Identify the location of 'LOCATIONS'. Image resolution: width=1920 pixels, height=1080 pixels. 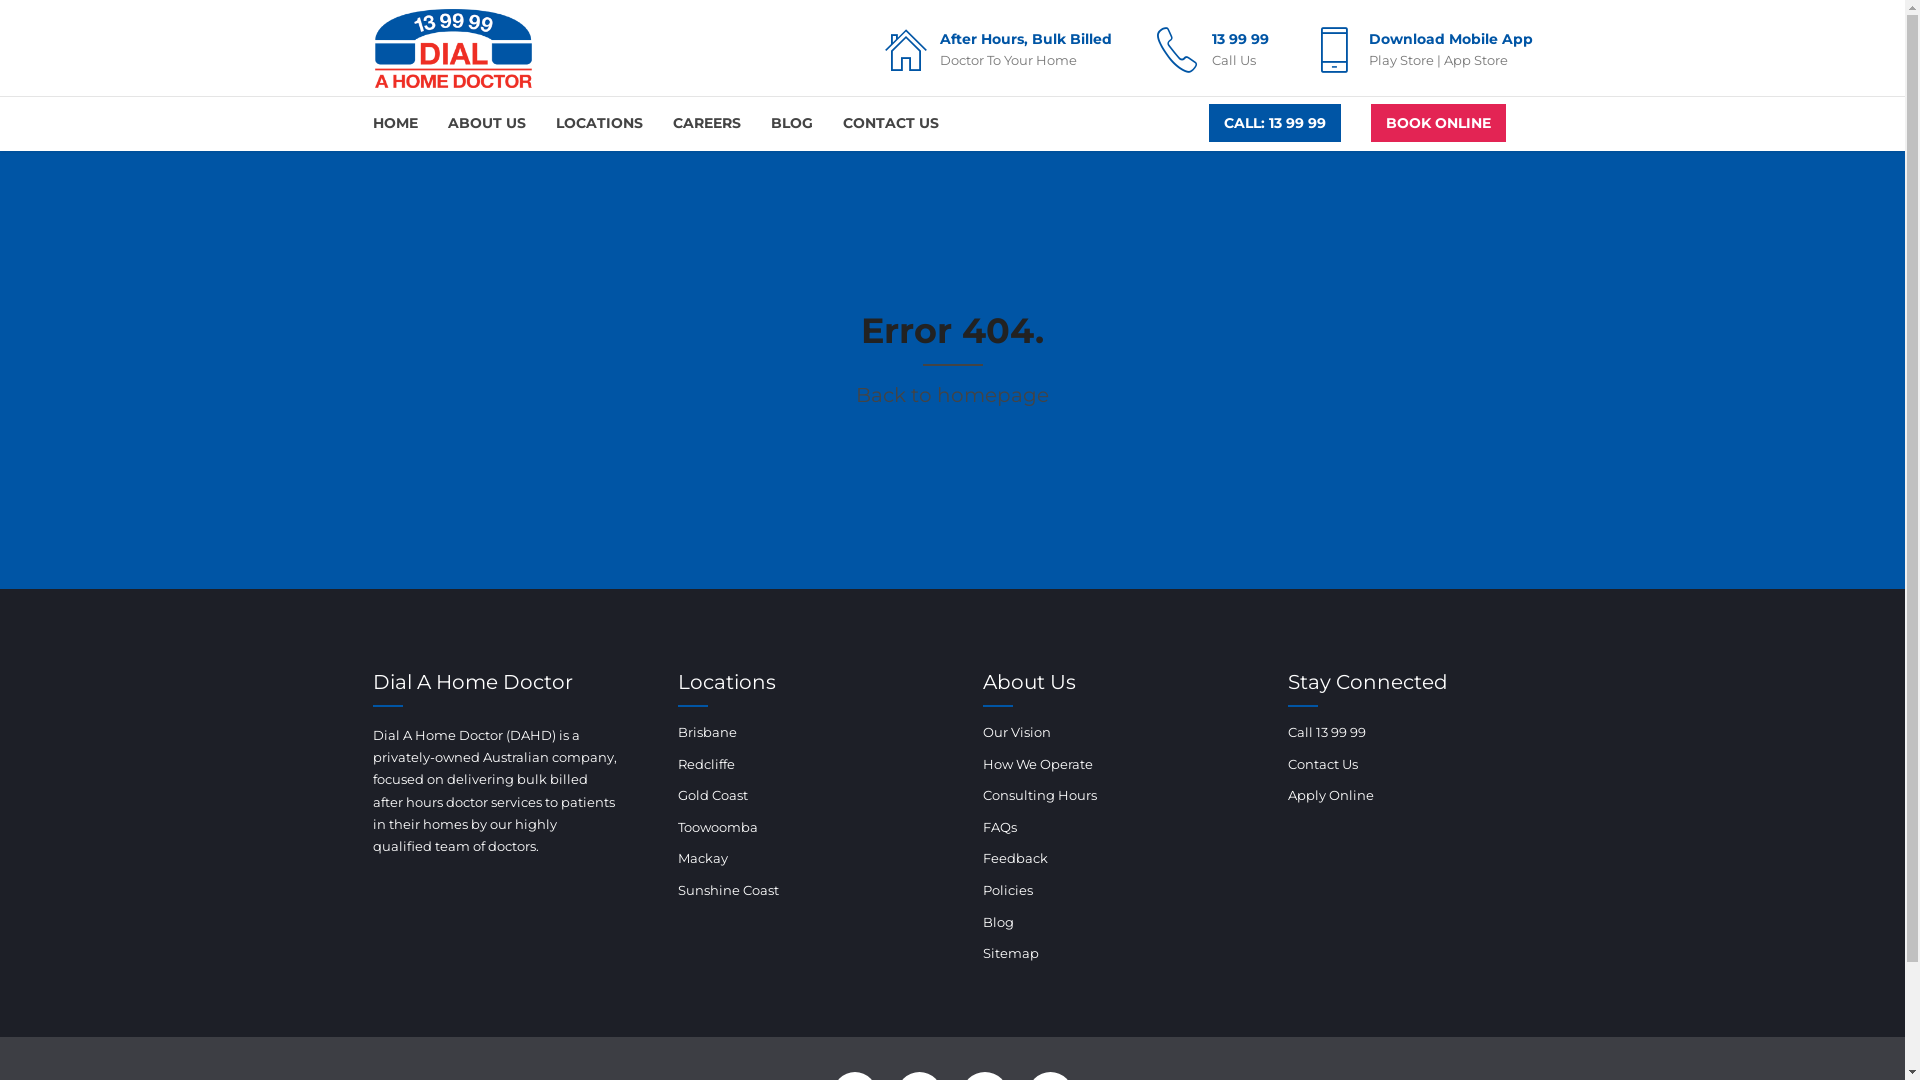
(598, 123).